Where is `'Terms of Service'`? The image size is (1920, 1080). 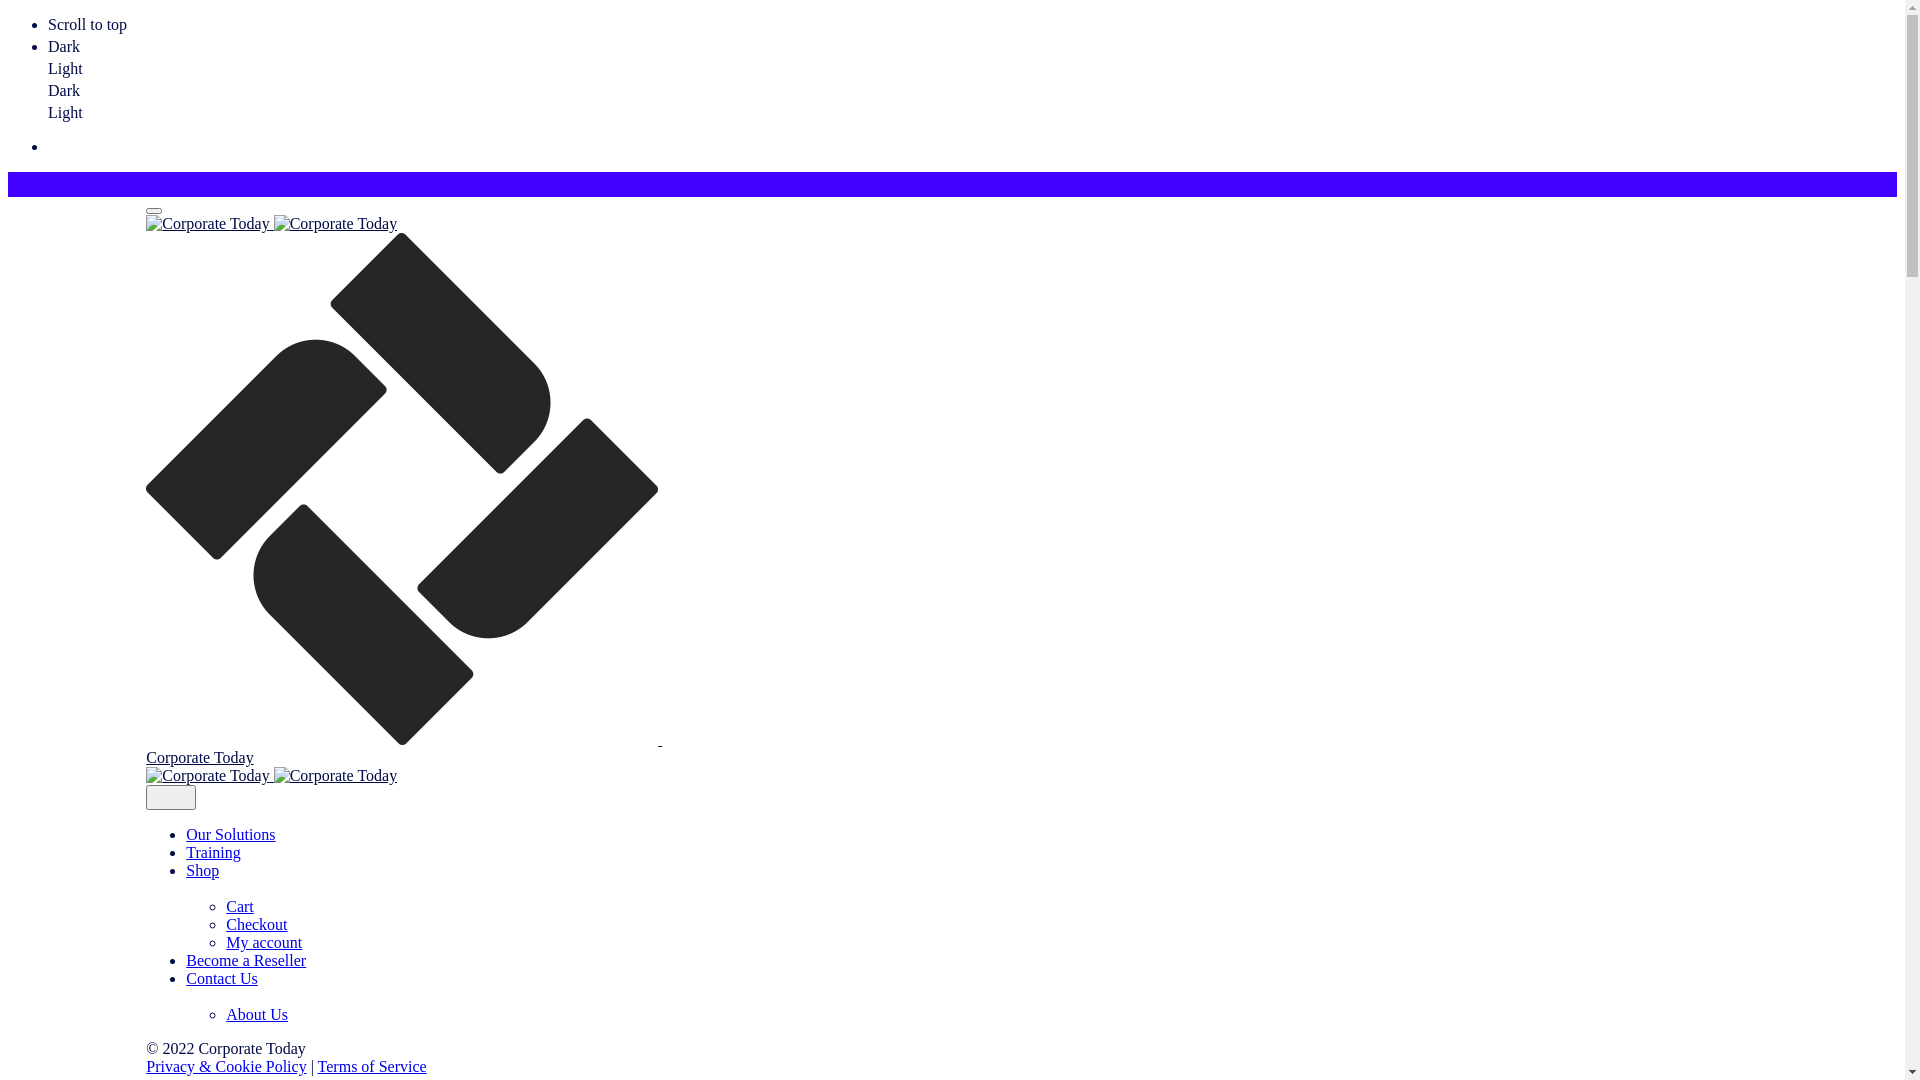 'Terms of Service' is located at coordinates (372, 1065).